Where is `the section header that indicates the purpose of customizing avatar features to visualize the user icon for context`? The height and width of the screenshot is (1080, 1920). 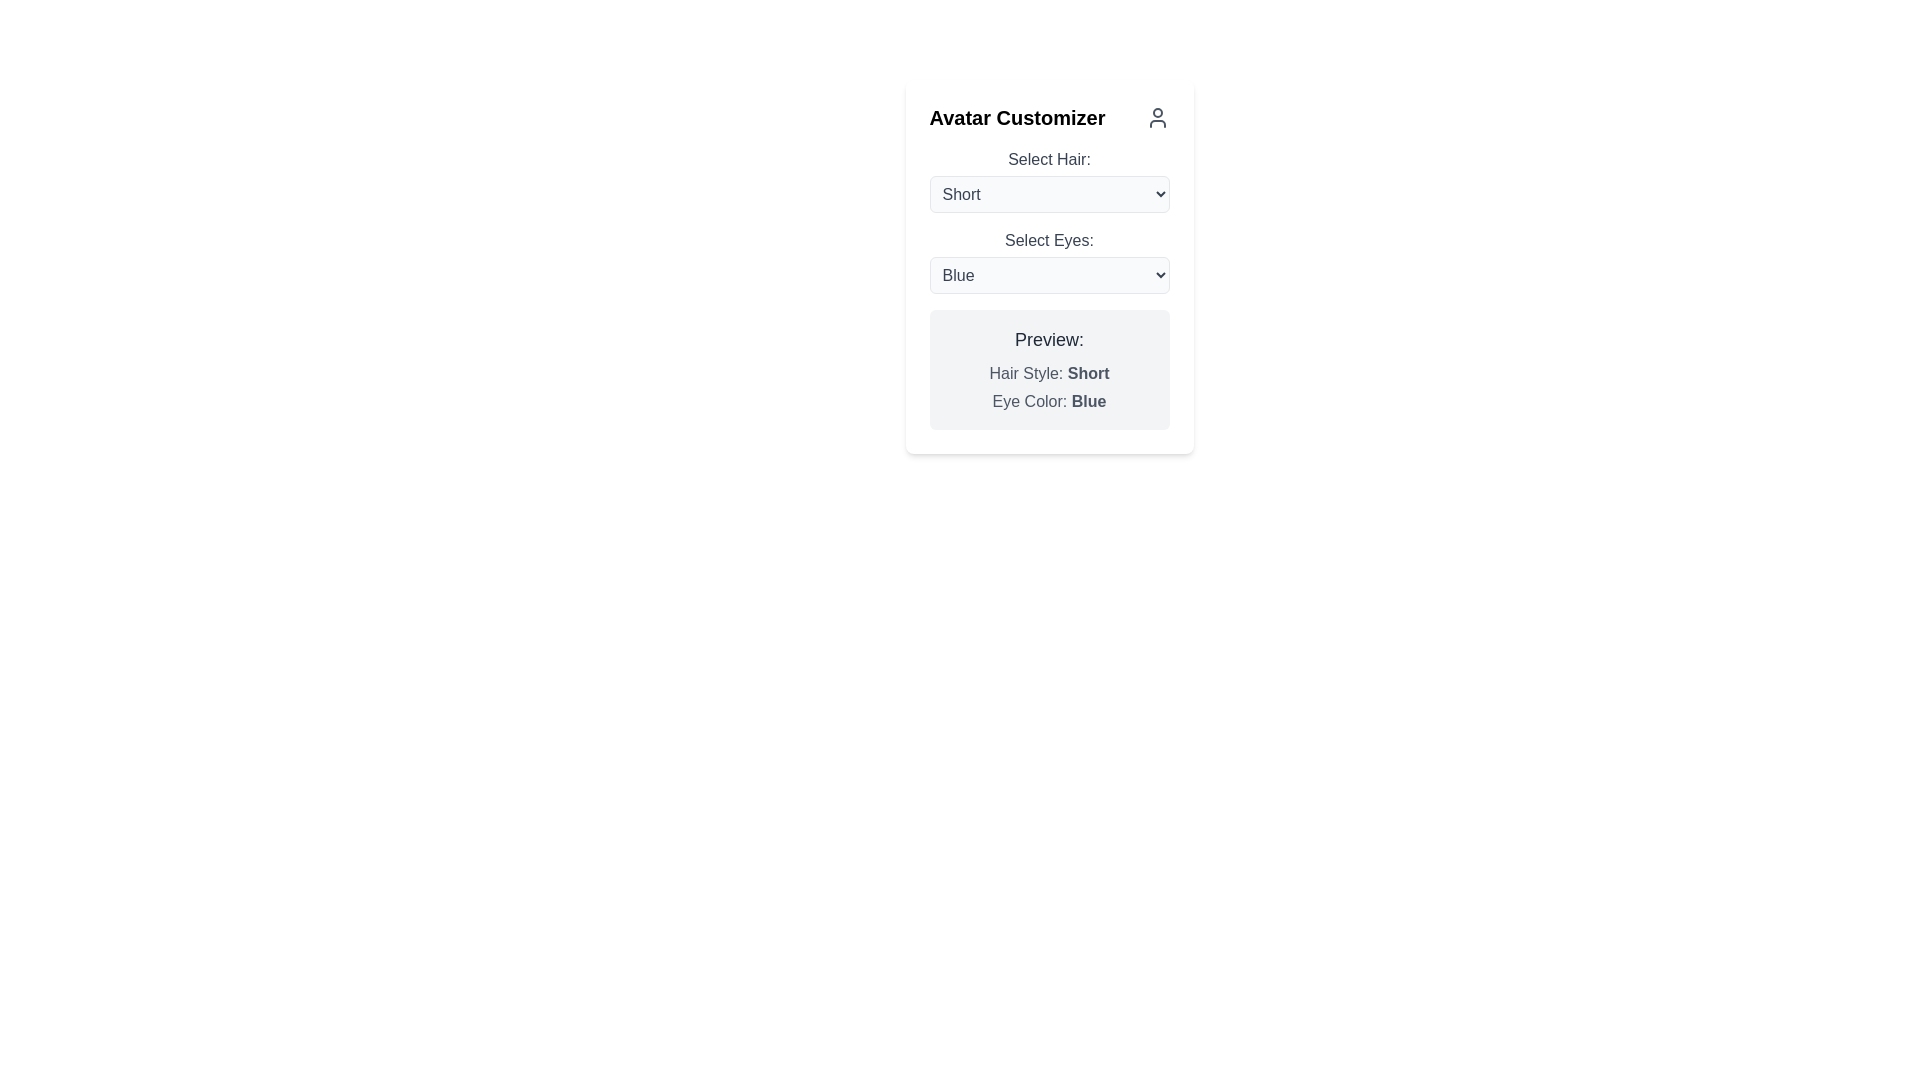
the section header that indicates the purpose of customizing avatar features to visualize the user icon for context is located at coordinates (1048, 118).